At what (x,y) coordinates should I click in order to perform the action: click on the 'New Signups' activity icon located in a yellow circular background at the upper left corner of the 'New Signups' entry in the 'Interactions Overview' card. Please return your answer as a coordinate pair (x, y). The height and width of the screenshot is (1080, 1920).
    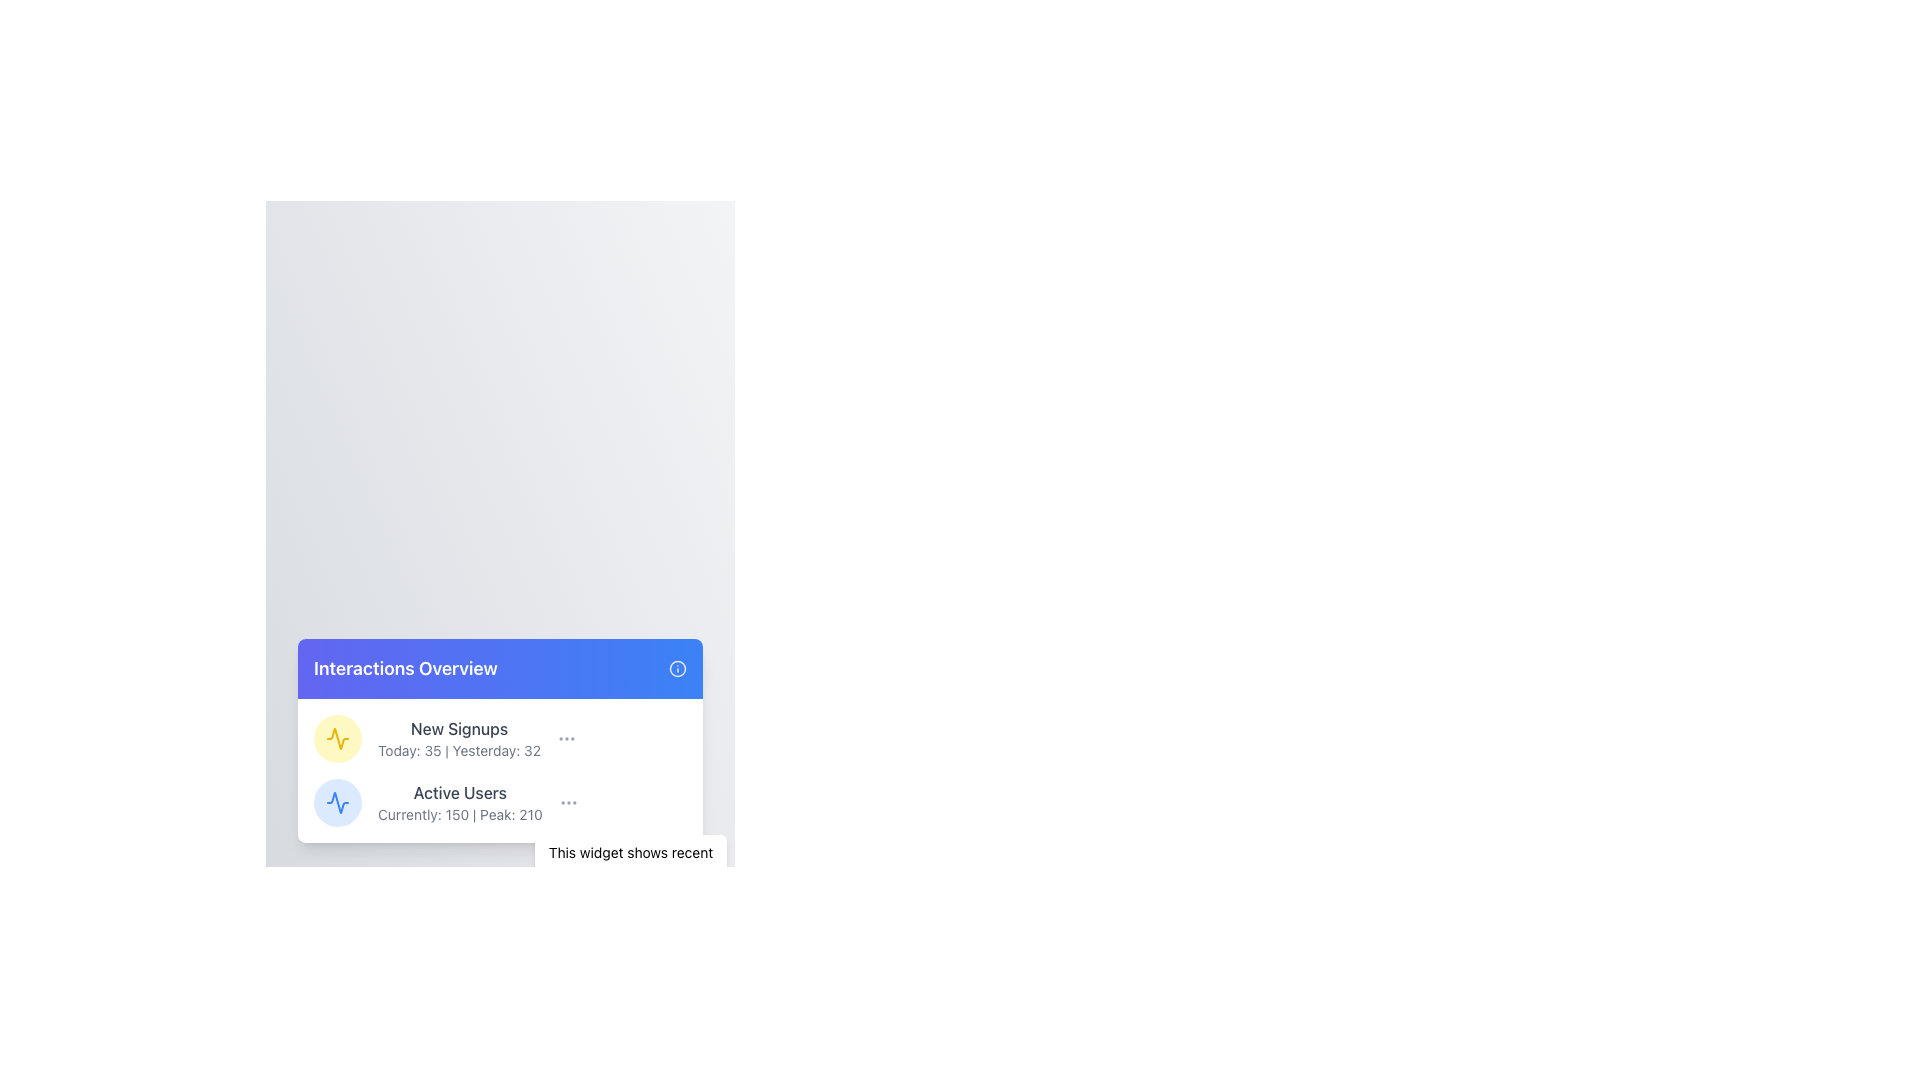
    Looking at the image, I should click on (337, 739).